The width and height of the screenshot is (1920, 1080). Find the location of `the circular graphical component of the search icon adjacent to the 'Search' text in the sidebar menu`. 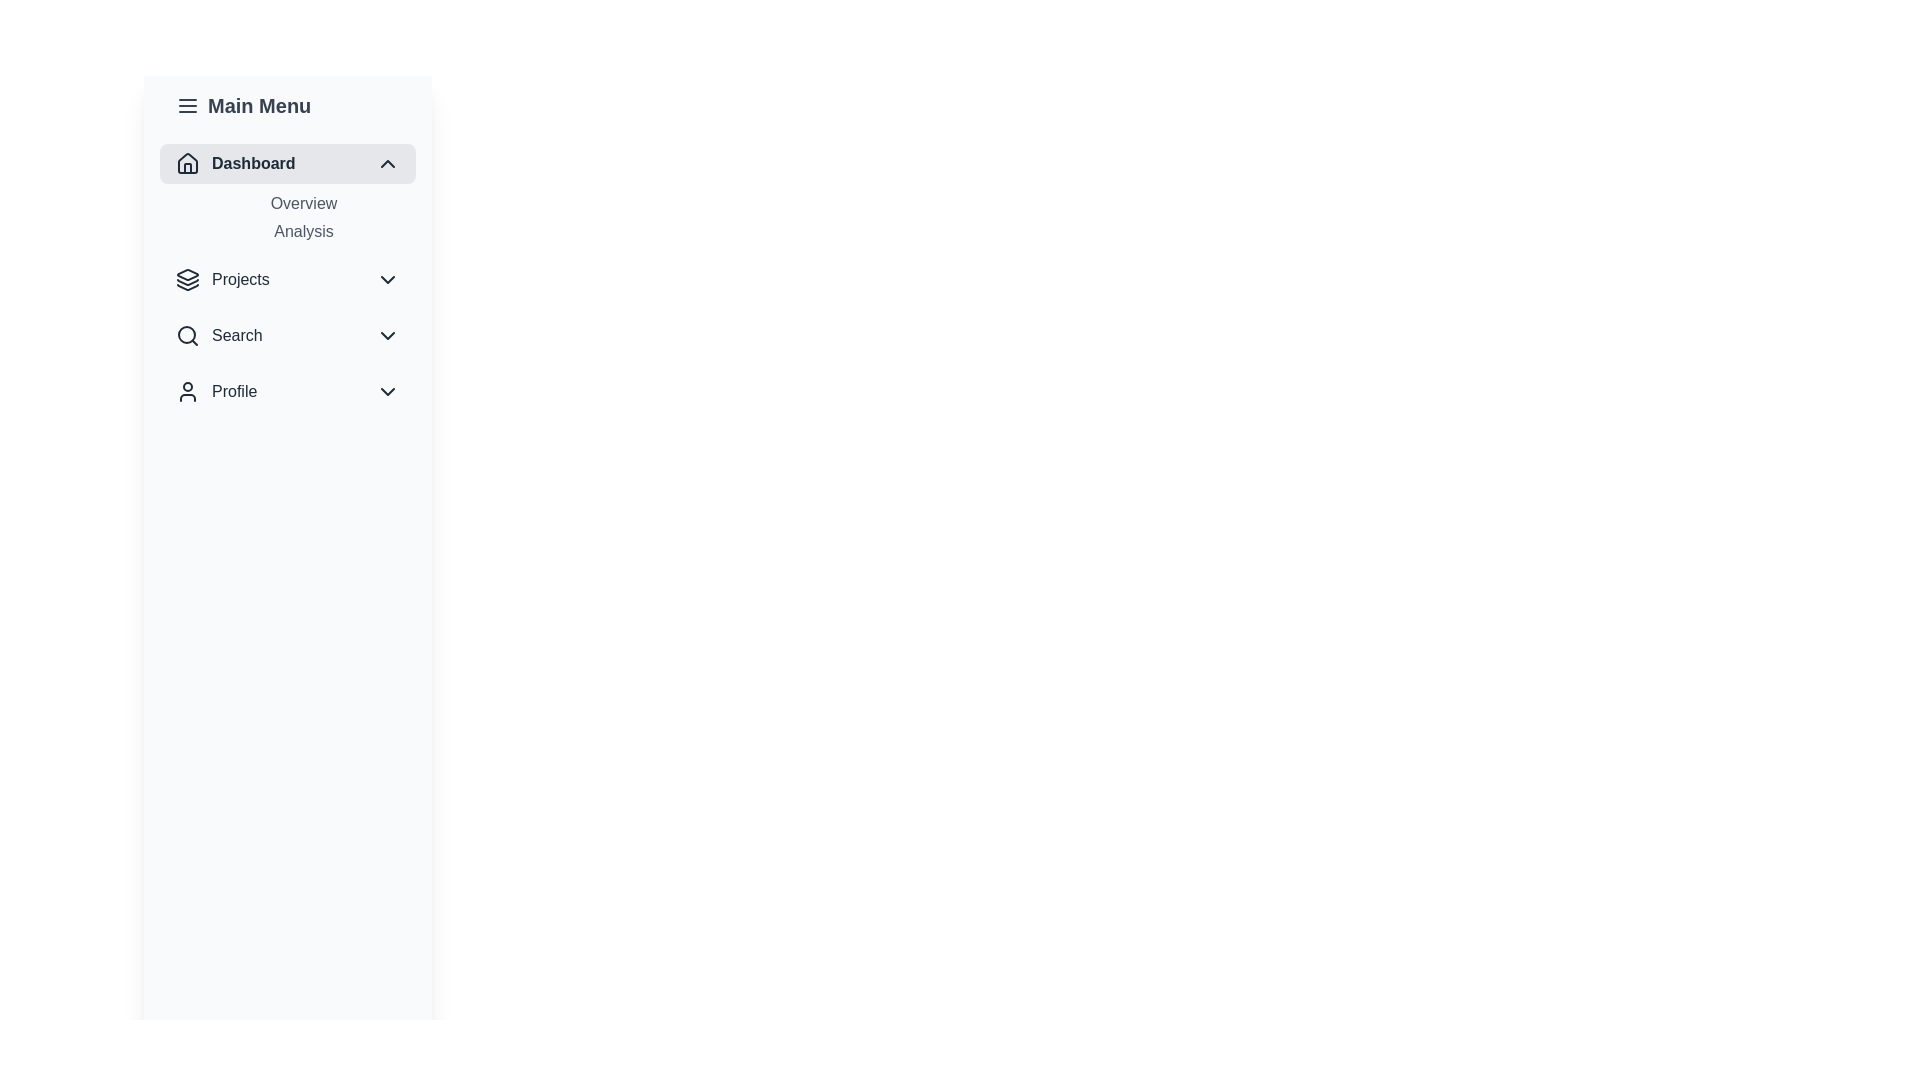

the circular graphical component of the search icon adjacent to the 'Search' text in the sidebar menu is located at coordinates (187, 334).